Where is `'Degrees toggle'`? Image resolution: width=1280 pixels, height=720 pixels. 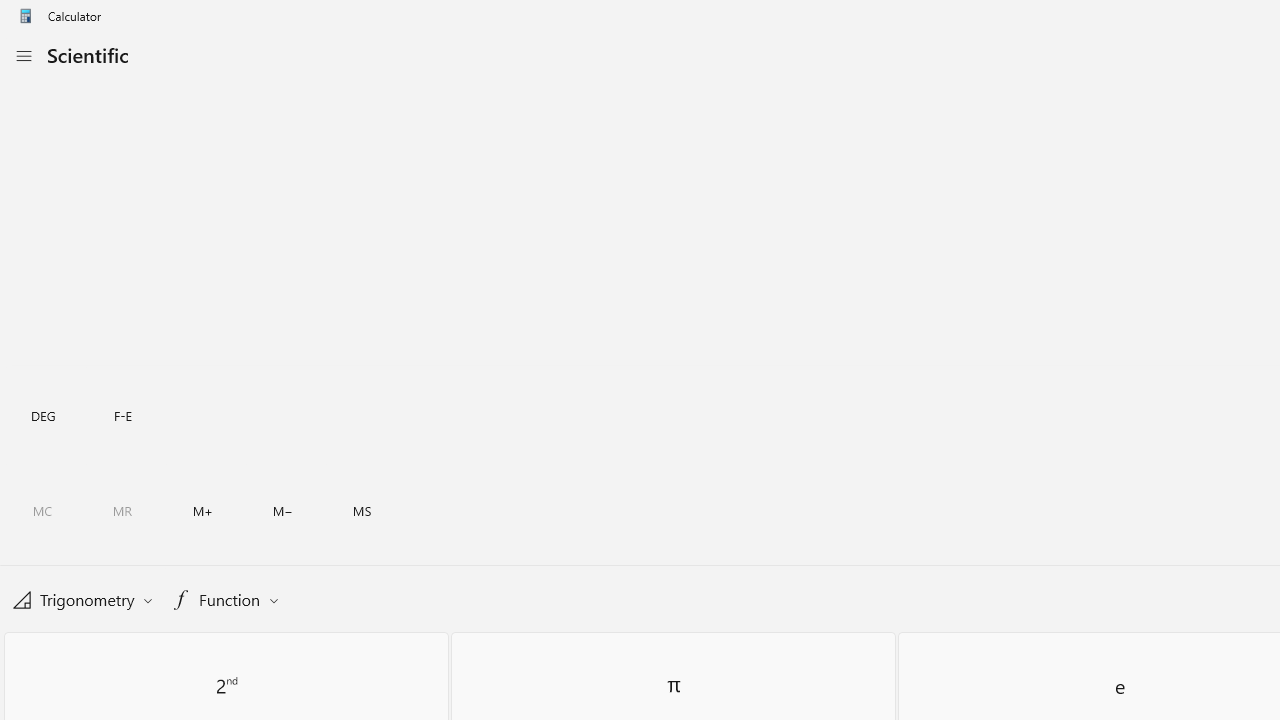
'Degrees toggle' is located at coordinates (42, 413).